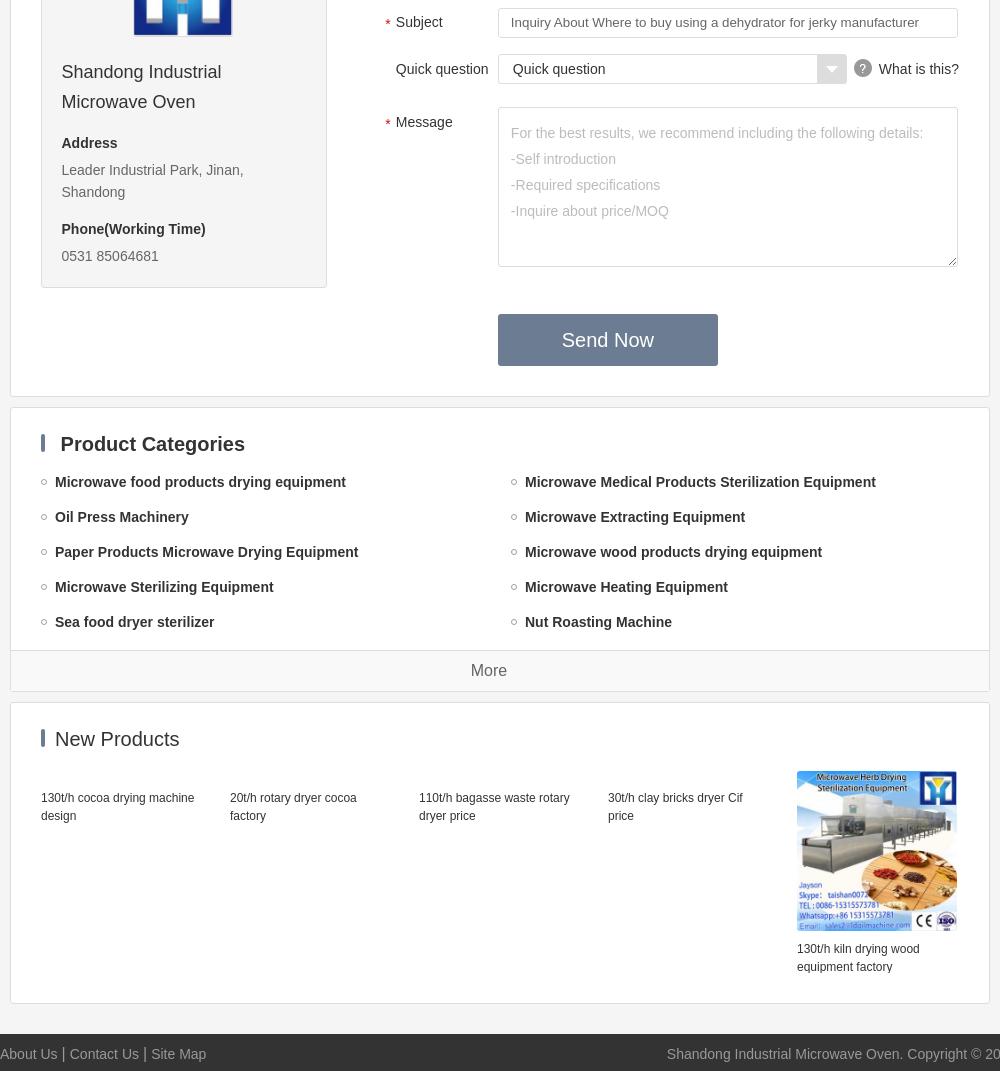 This screenshot has width=1000, height=1071. What do you see at coordinates (293, 805) in the screenshot?
I see `'20t/h rotary dryer cocoa factory'` at bounding box center [293, 805].